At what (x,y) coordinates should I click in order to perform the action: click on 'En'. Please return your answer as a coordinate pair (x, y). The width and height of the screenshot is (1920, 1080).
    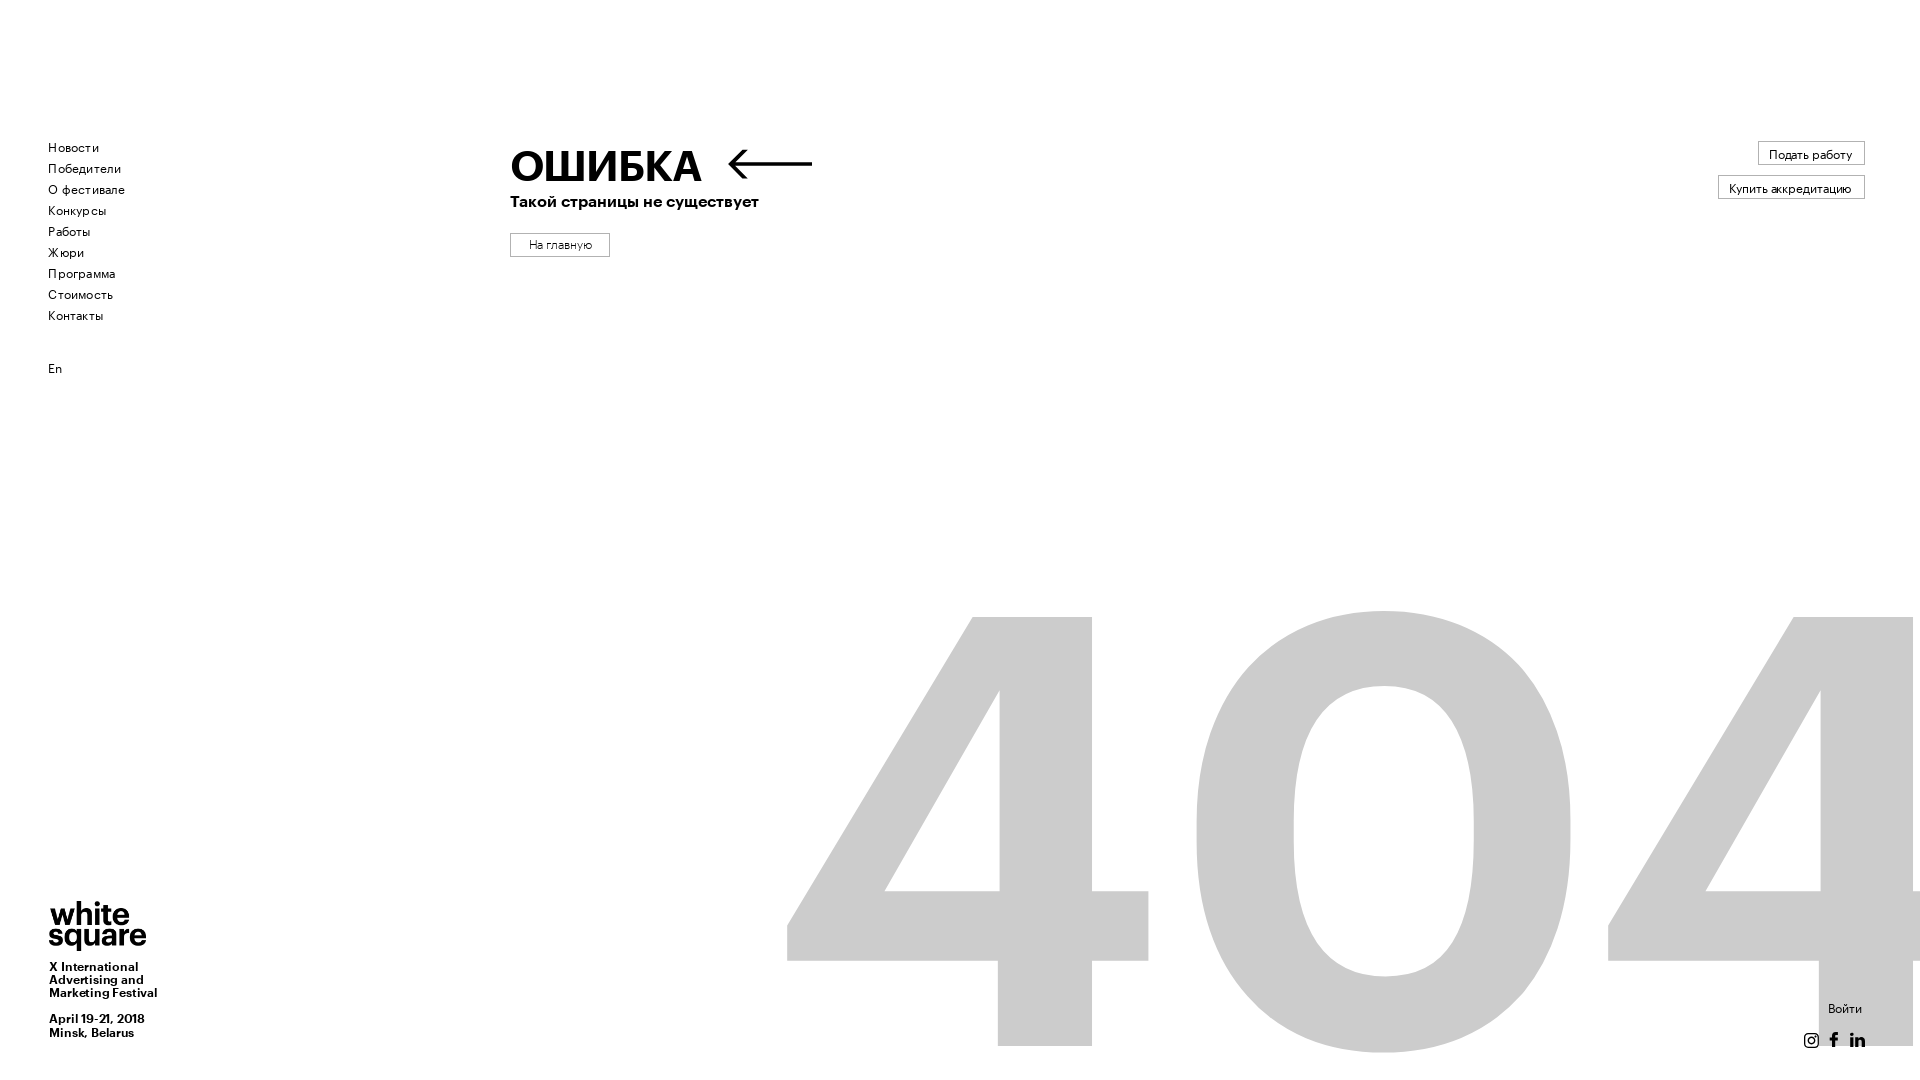
    Looking at the image, I should click on (48, 366).